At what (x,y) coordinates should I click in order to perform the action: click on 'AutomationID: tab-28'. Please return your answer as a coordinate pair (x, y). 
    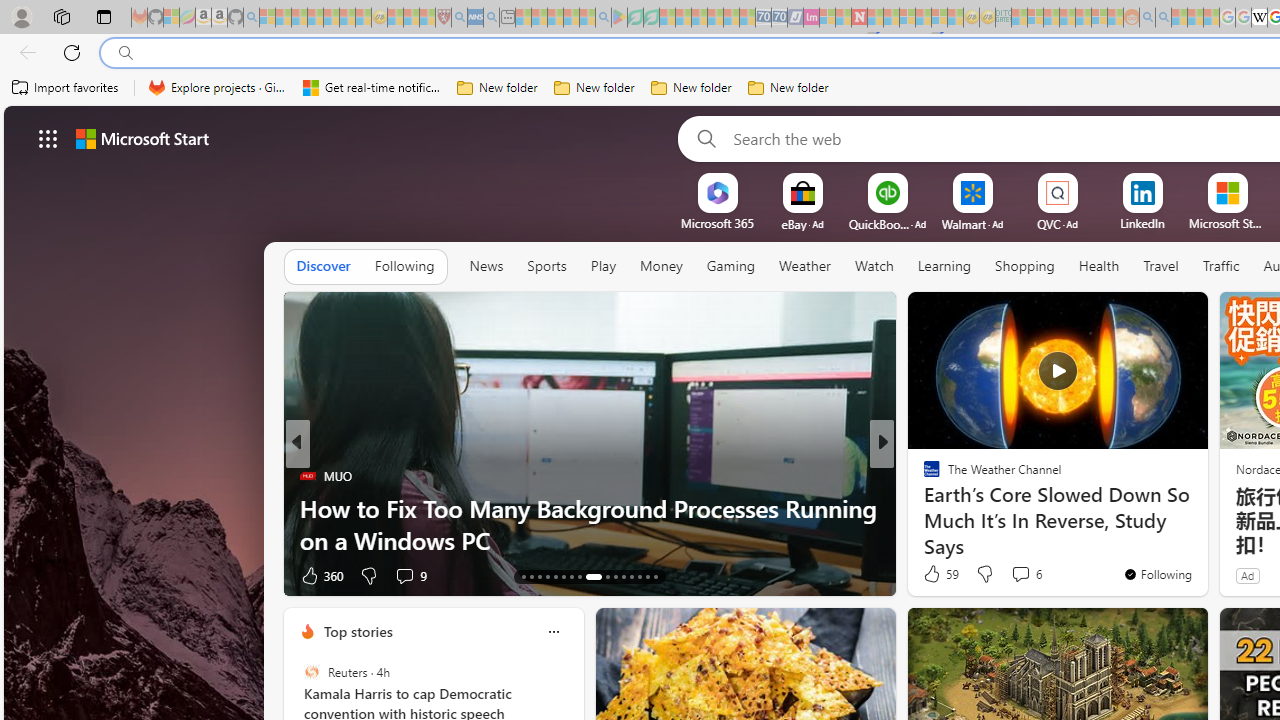
    Looking at the image, I should click on (656, 577).